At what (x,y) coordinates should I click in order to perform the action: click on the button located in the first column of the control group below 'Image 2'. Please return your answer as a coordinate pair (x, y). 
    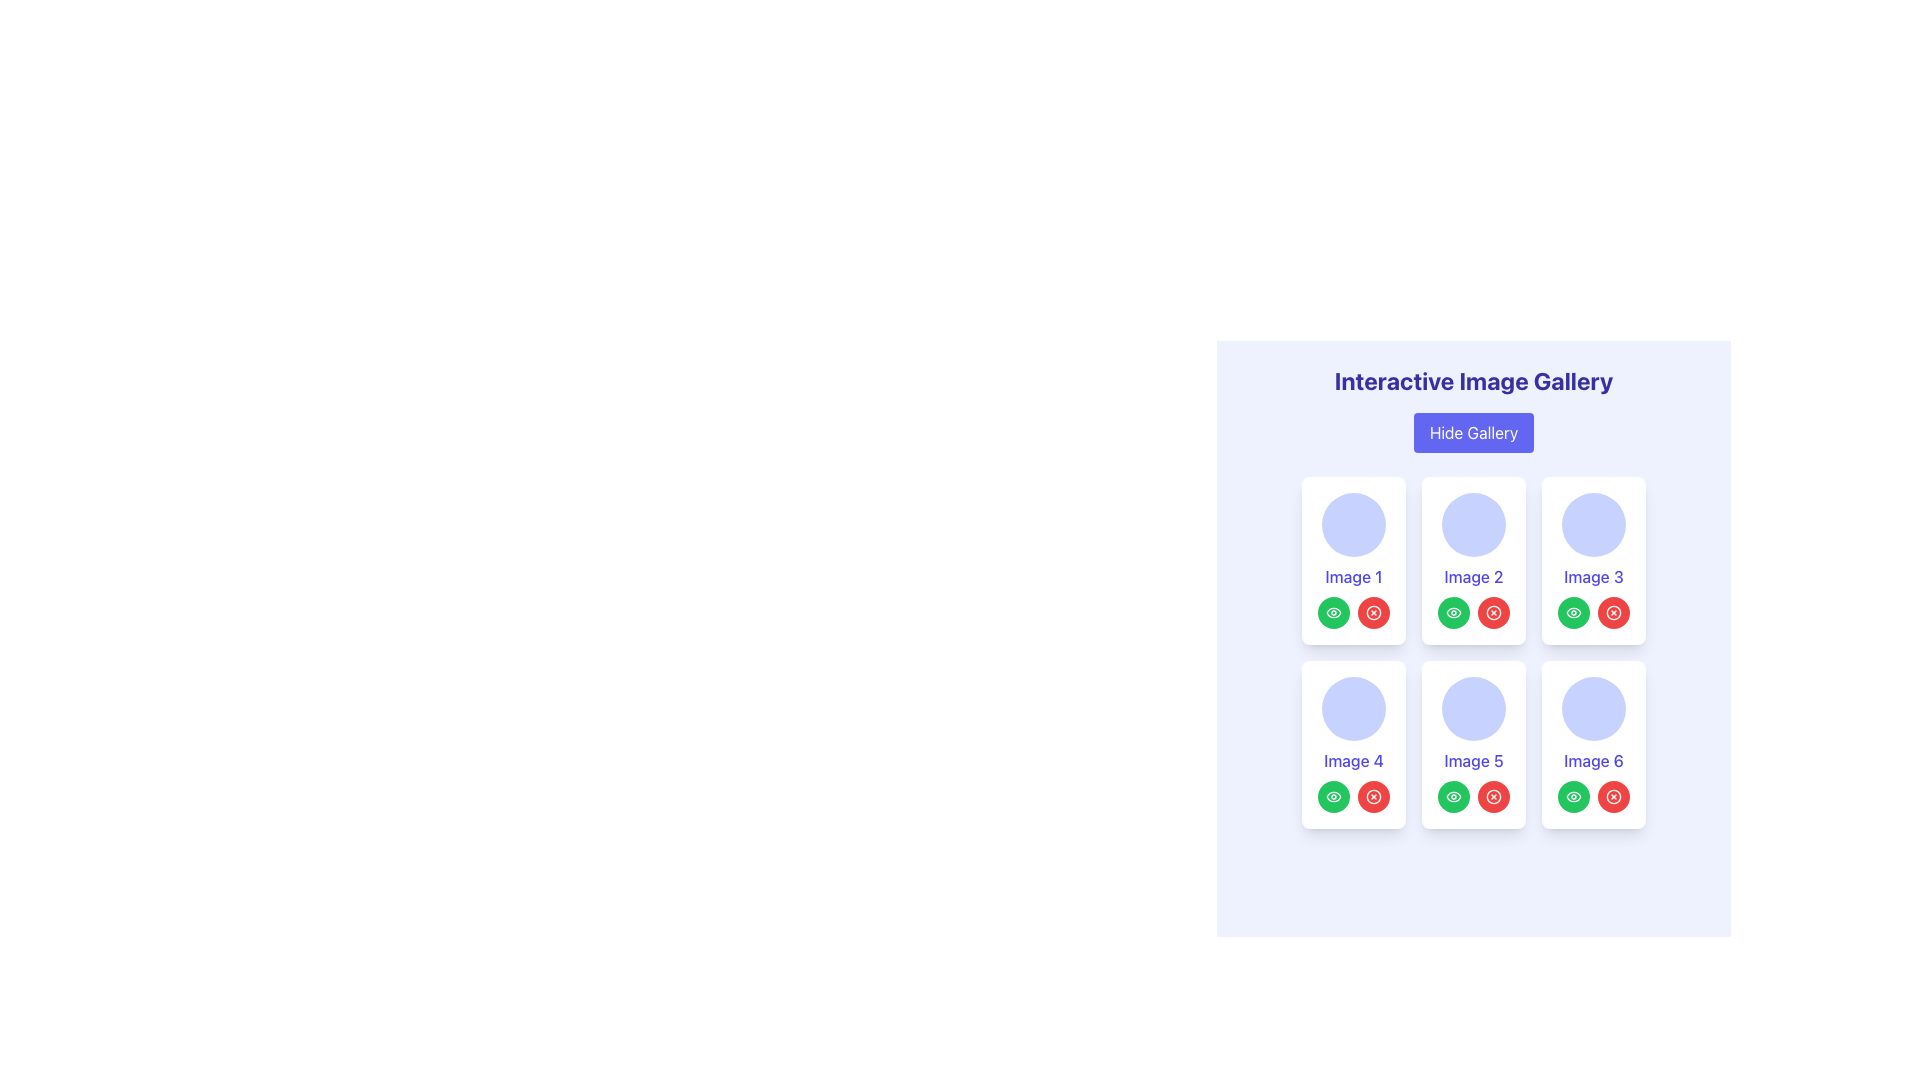
    Looking at the image, I should click on (1454, 612).